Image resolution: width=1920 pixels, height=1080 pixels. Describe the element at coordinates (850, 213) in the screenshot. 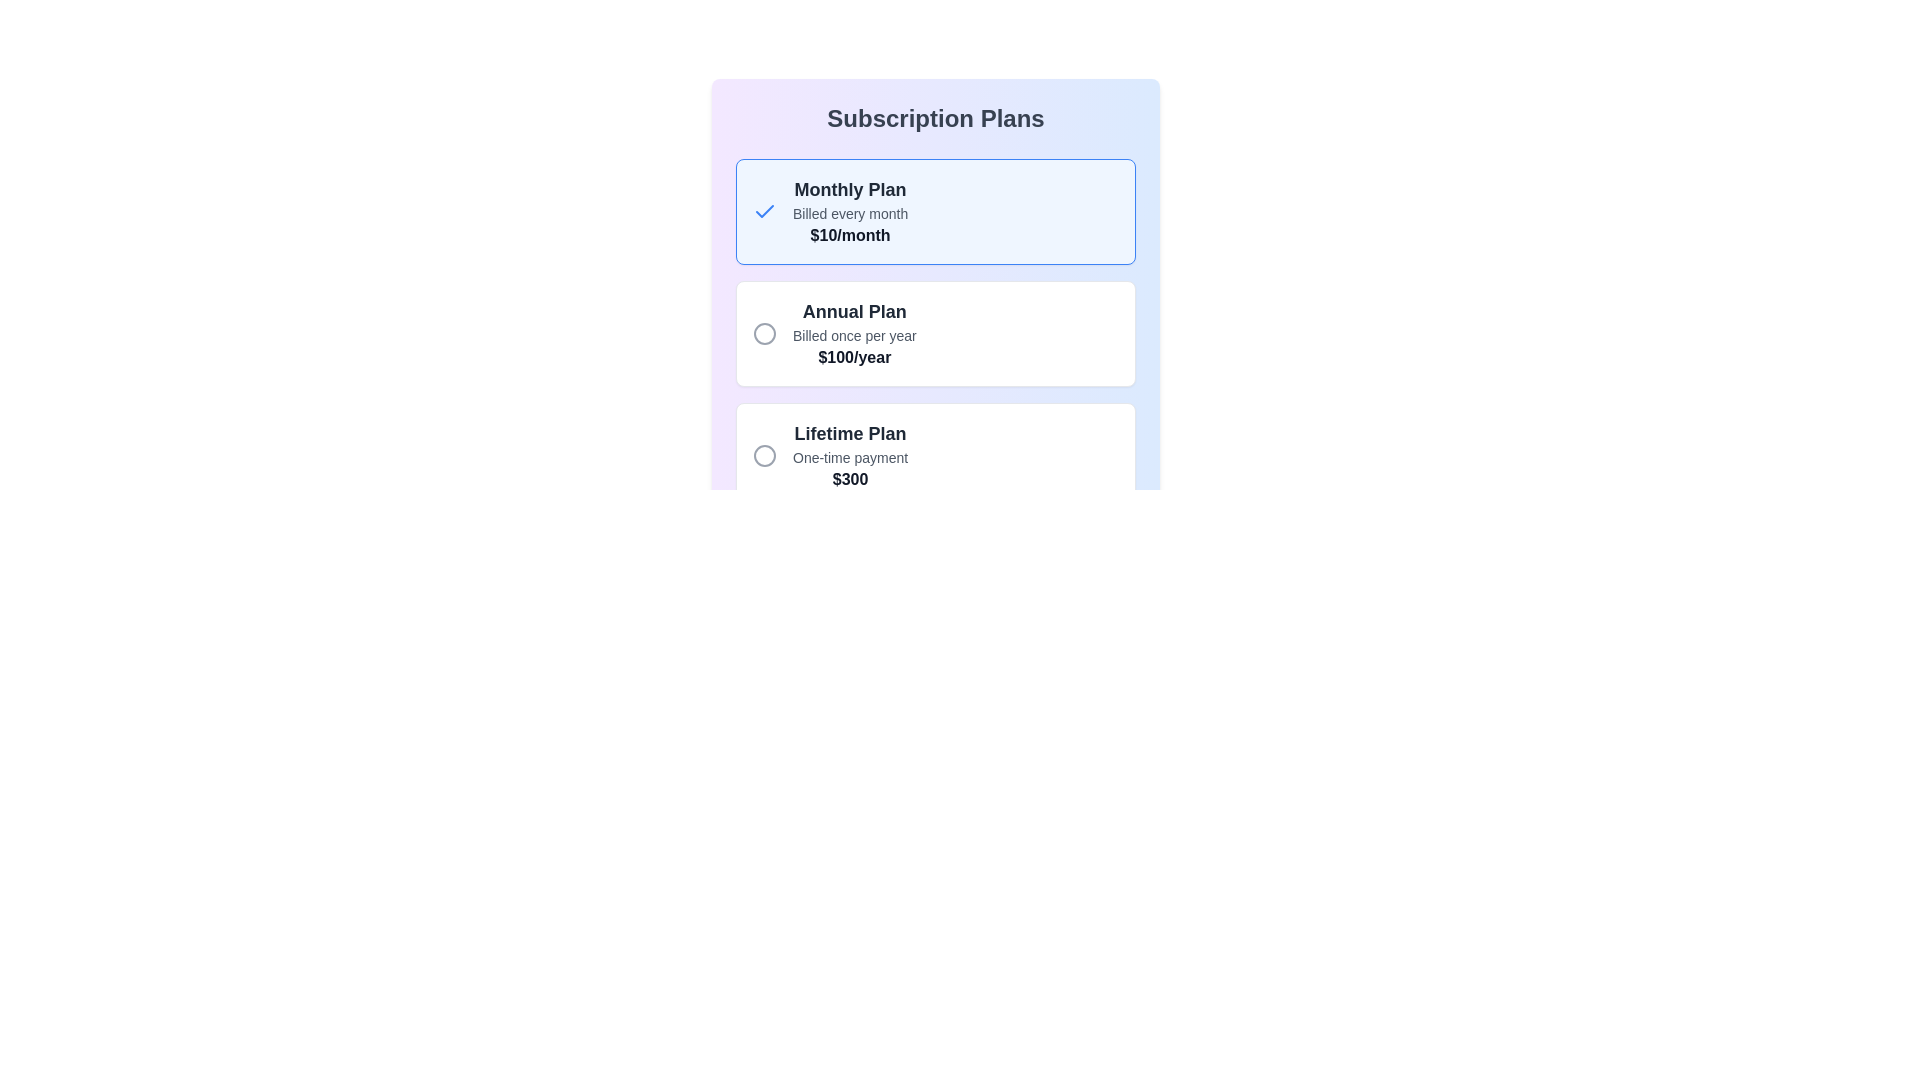

I see `the text label displaying 'Billed every month', which is positioned below 'Monthly Plan' and above '$10/month'` at that location.